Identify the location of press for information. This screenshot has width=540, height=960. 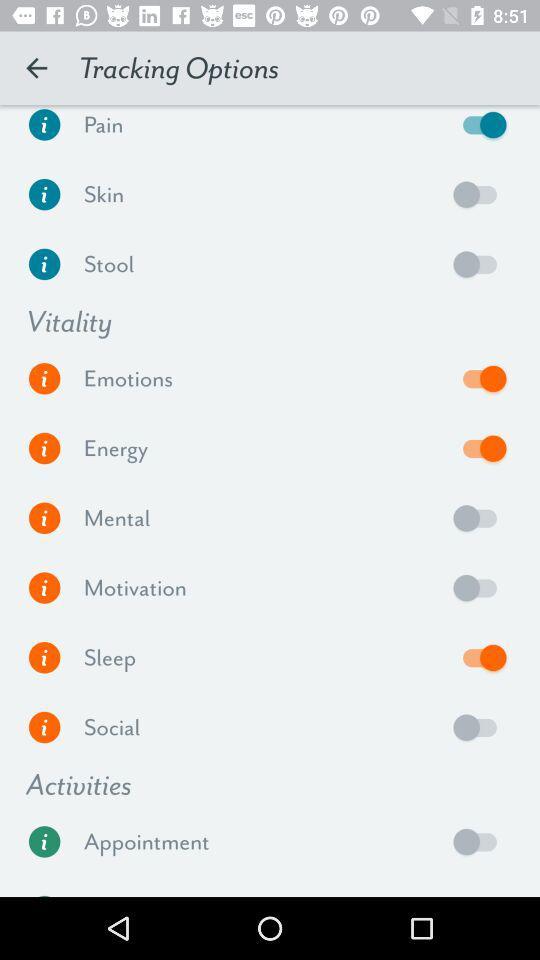
(44, 263).